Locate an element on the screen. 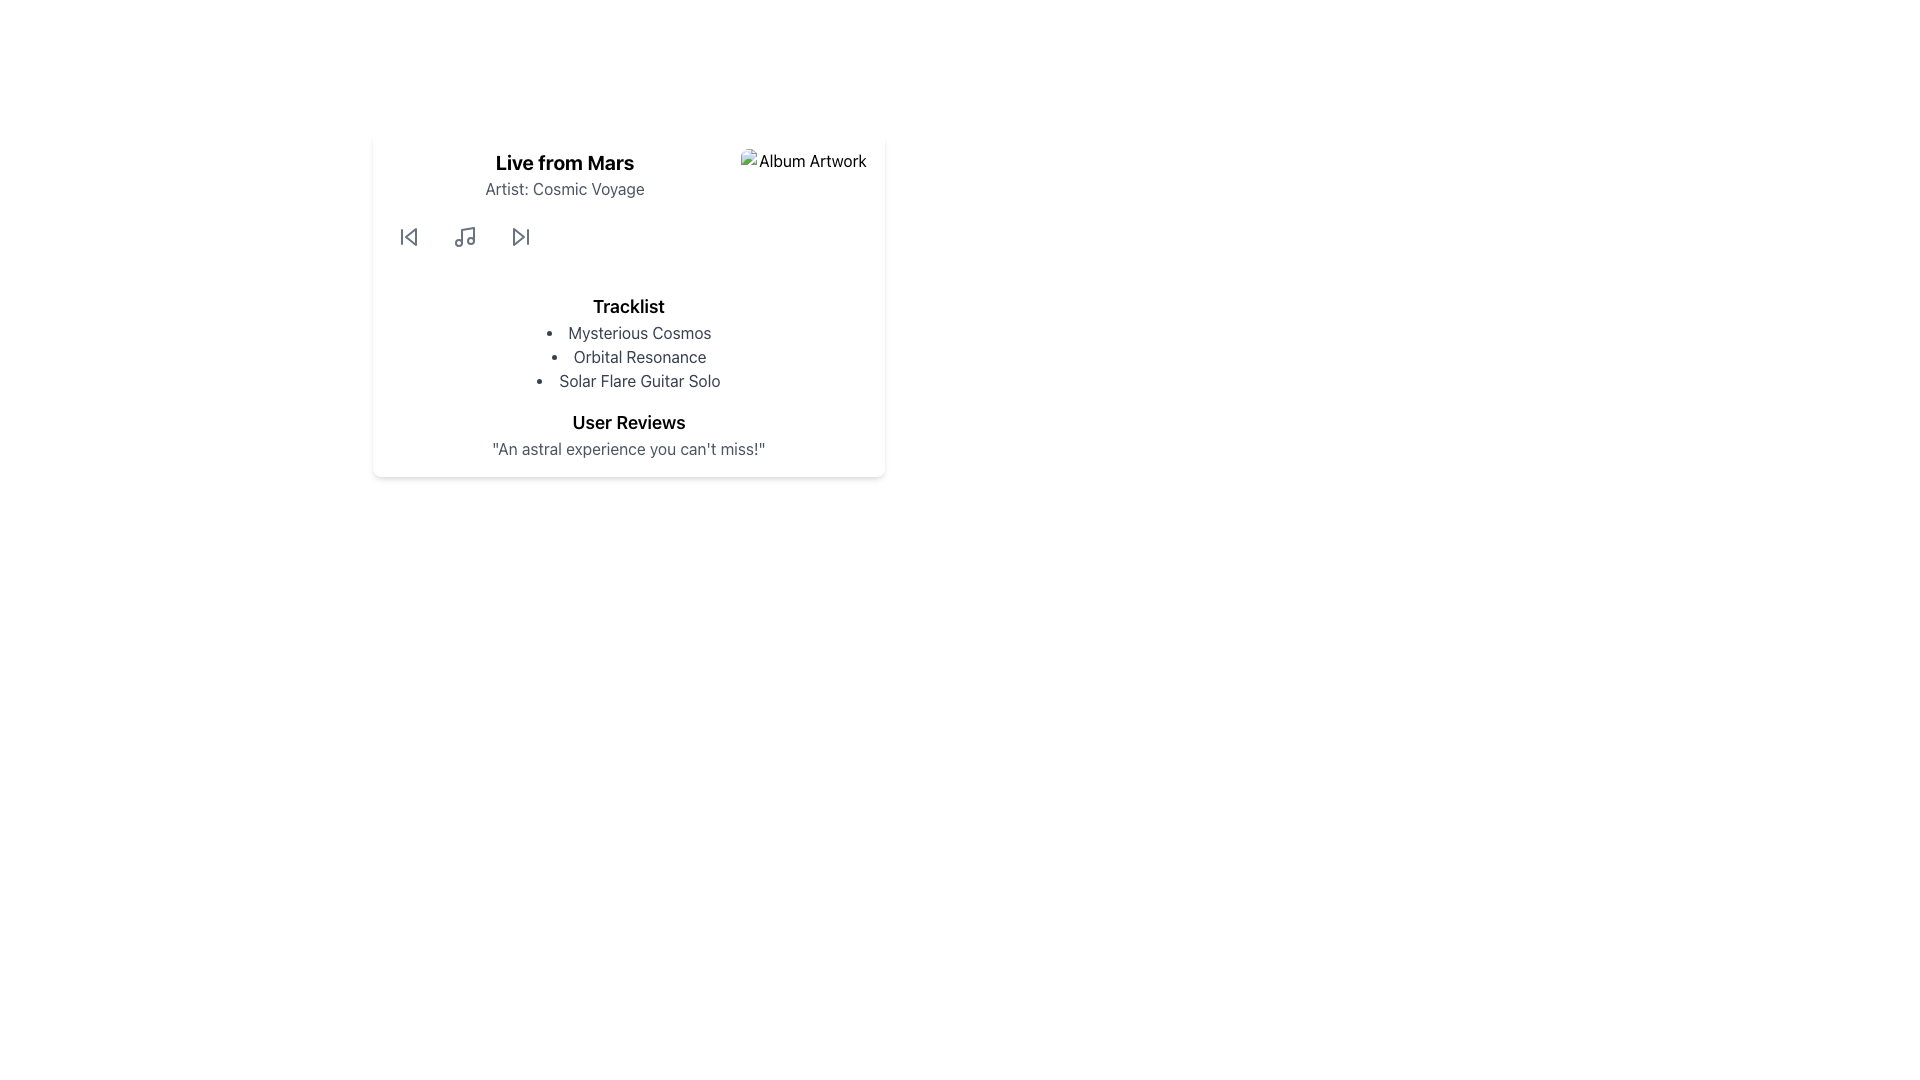 The image size is (1920, 1080). static text display showing the name of the artist located below 'Live from Mars' is located at coordinates (564, 189).